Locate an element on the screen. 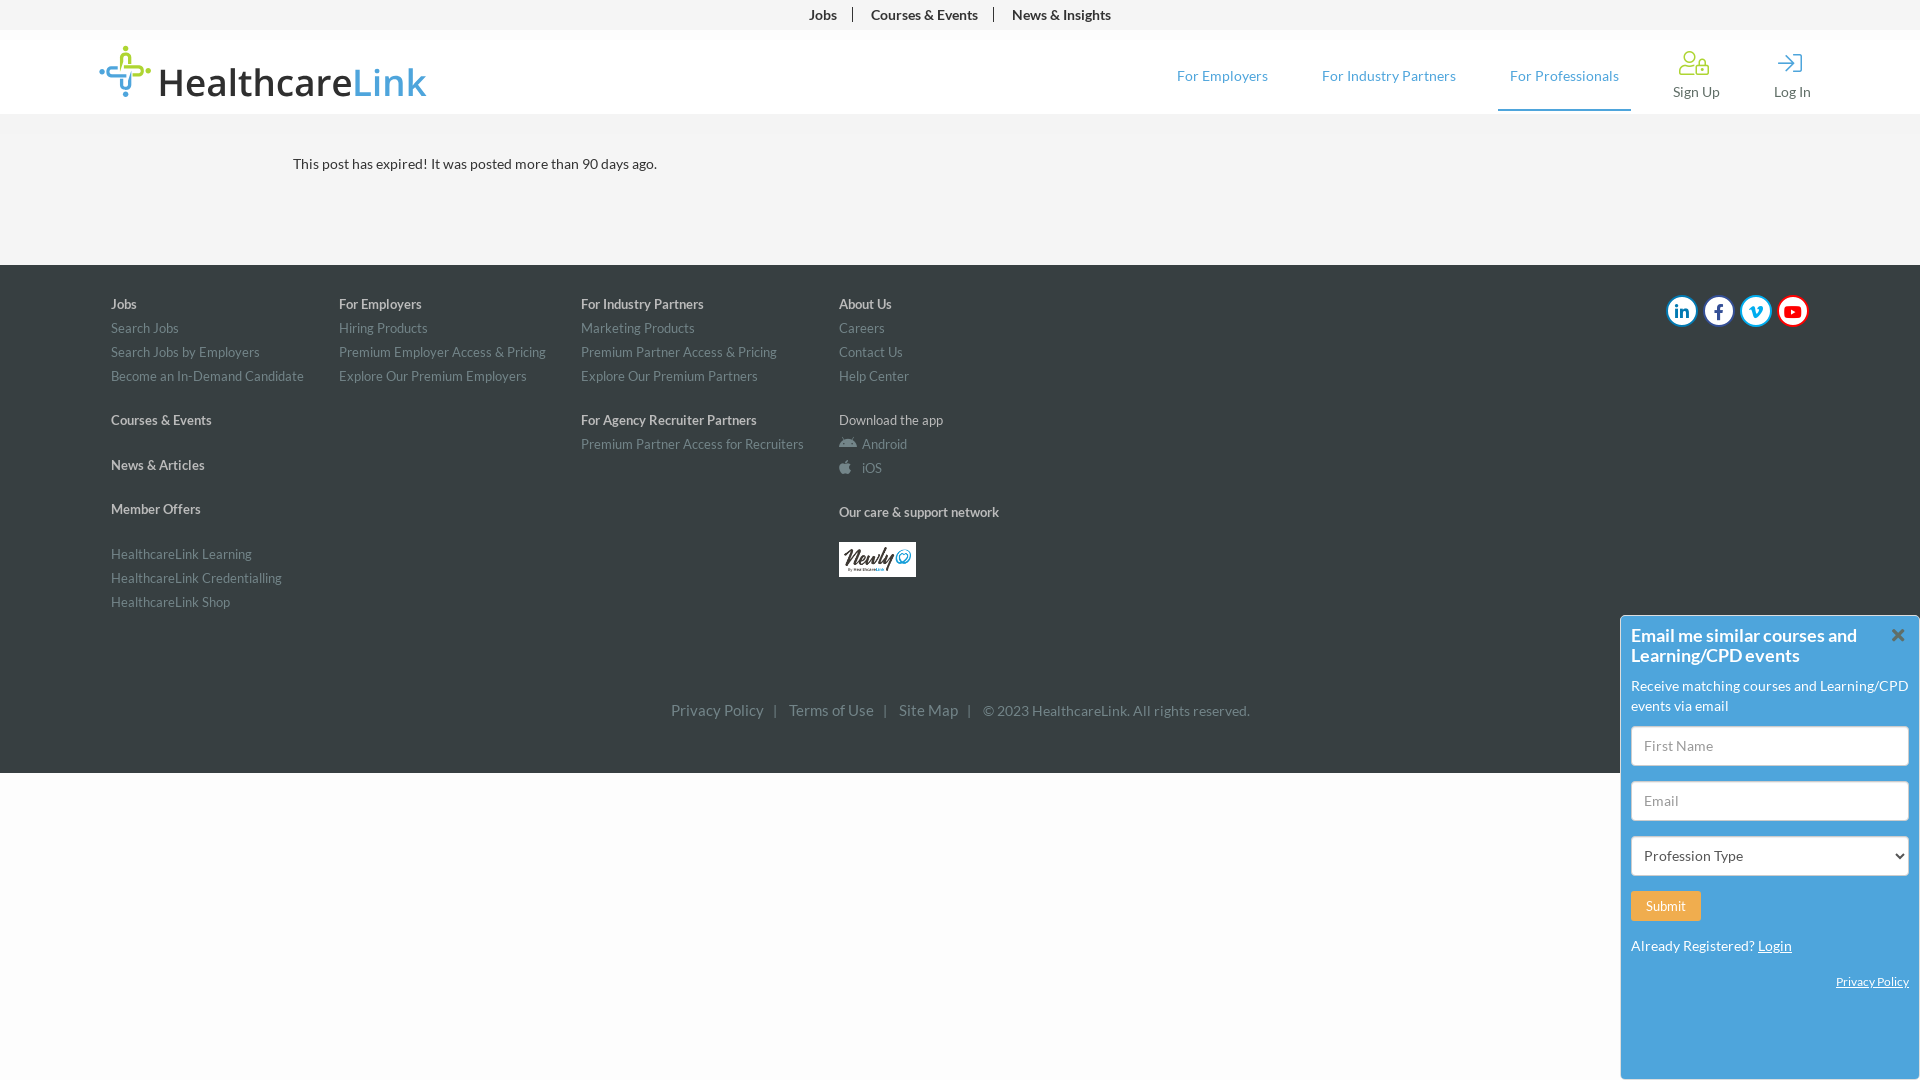 The height and width of the screenshot is (1080, 1920). 'For Professionals' is located at coordinates (1563, 76).